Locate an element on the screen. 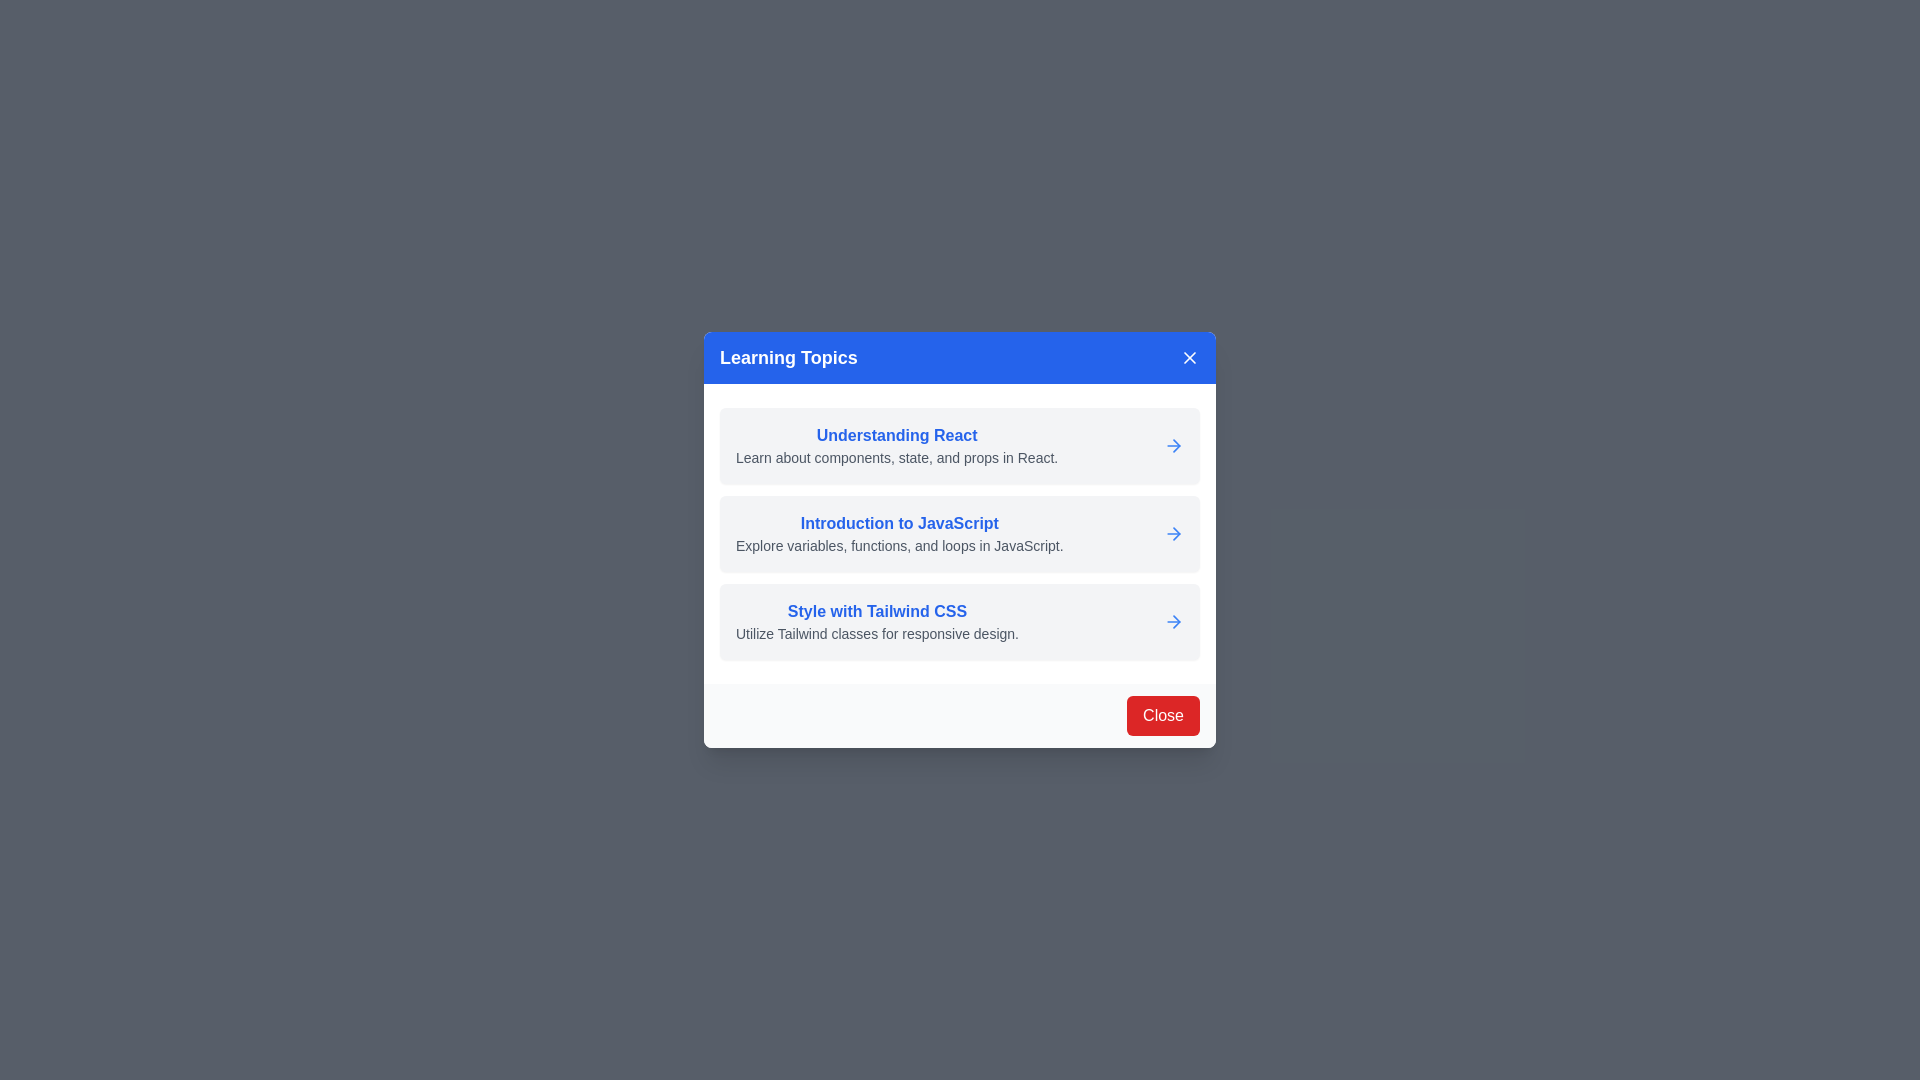  the second informational block titled 'Introduction to JavaScript' in the modal dialog 'Learning Topics' is located at coordinates (960, 532).